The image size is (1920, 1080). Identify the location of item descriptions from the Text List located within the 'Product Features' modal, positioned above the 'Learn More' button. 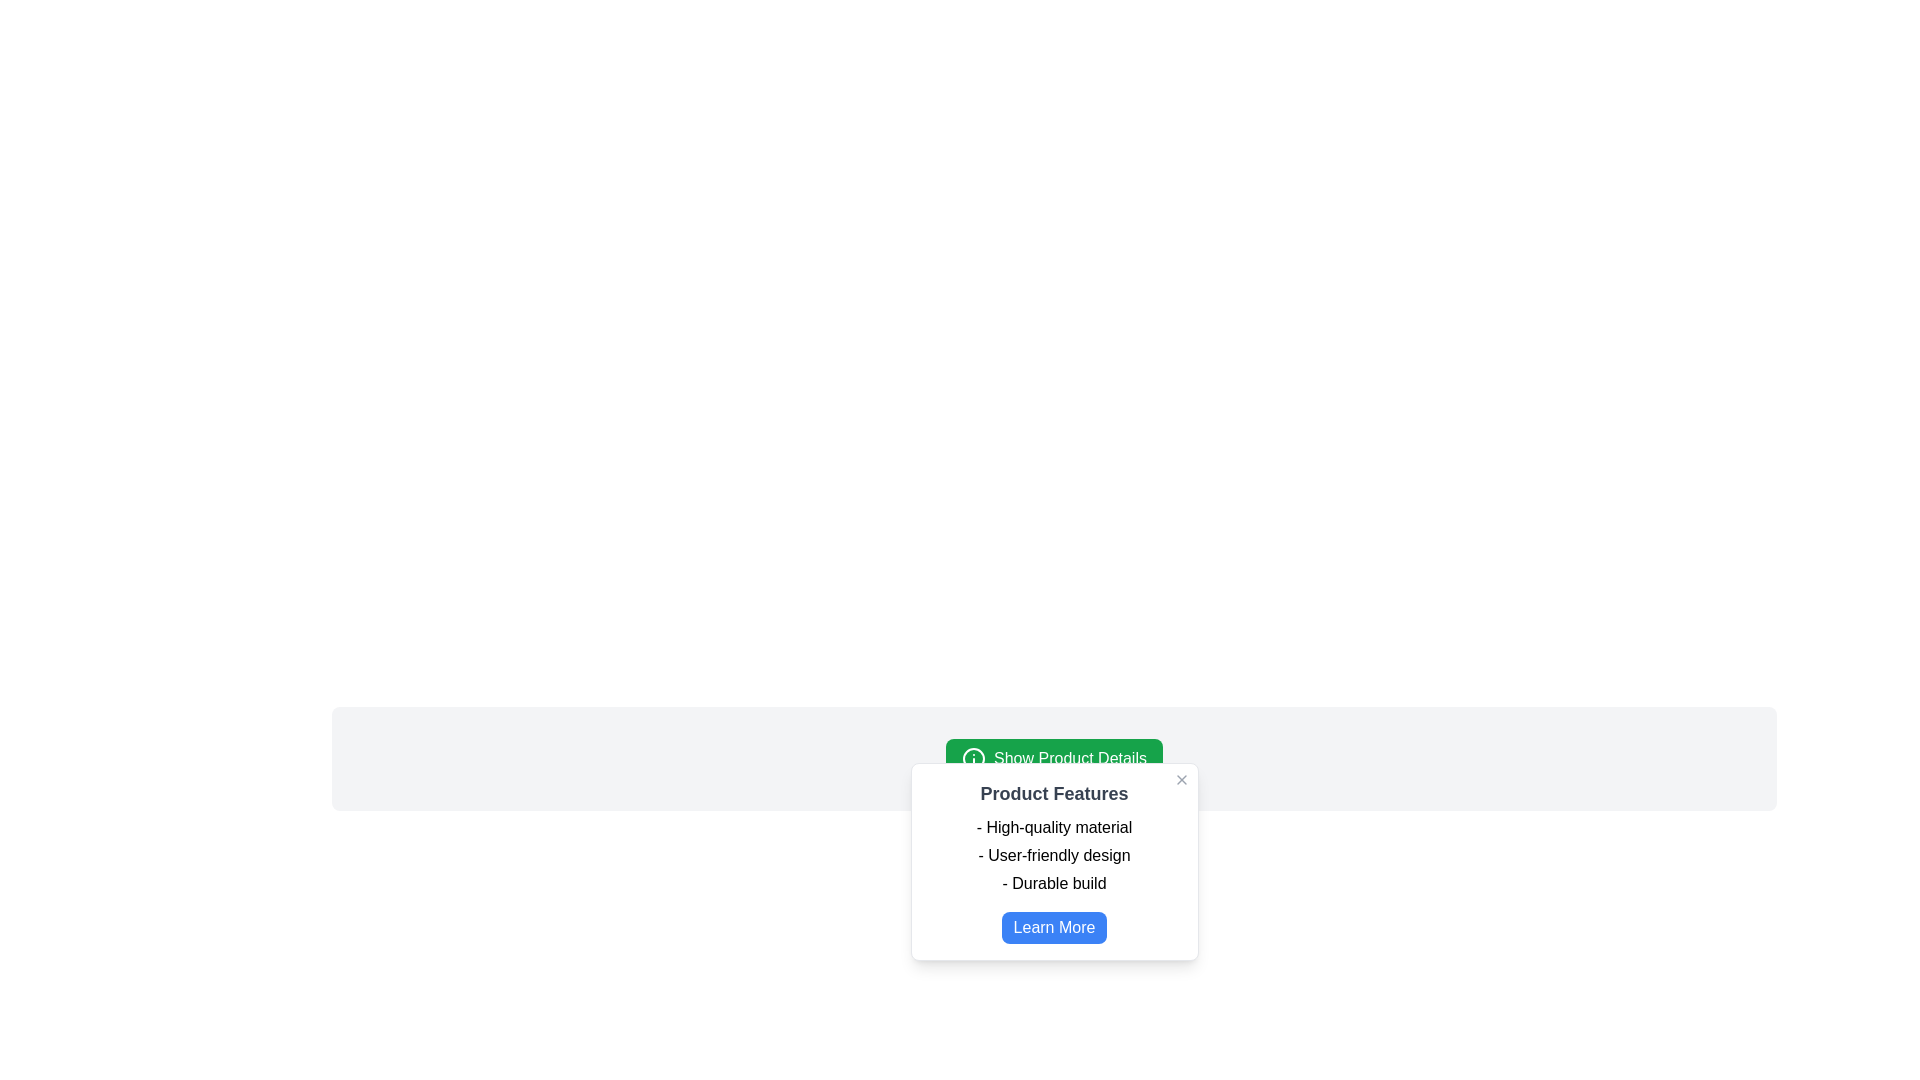
(1053, 855).